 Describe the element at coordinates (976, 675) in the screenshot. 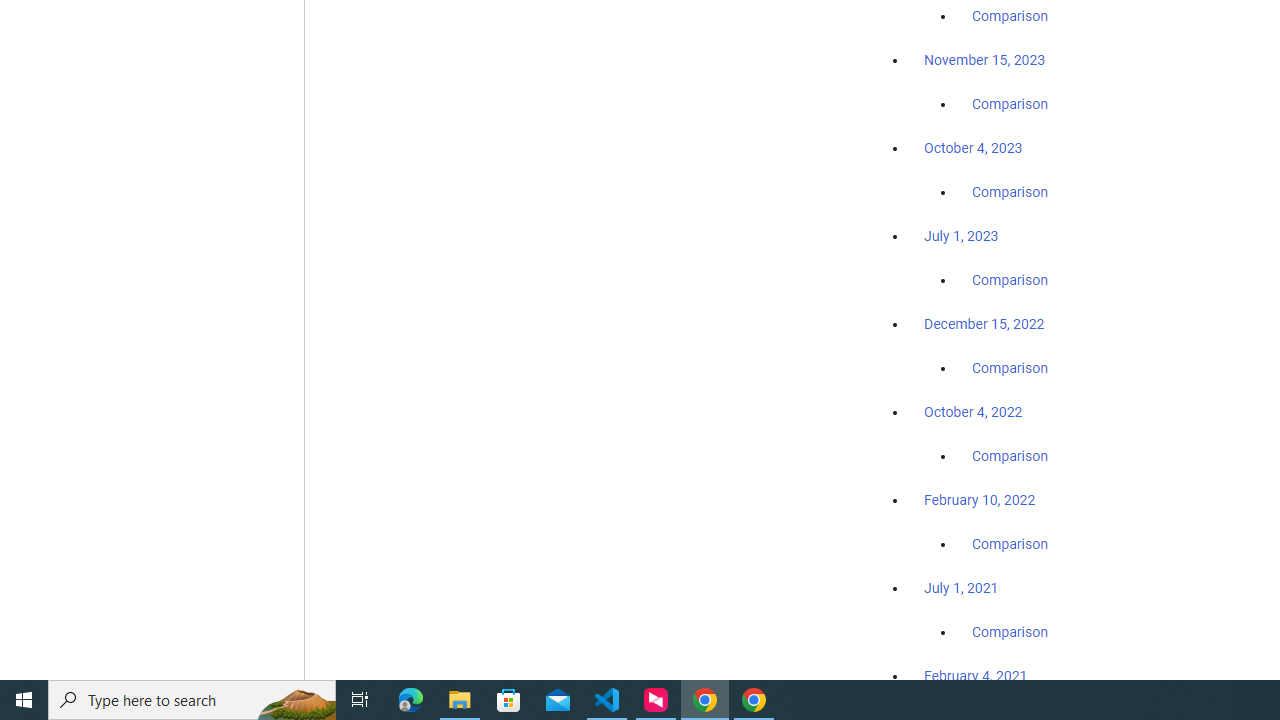

I see `'February 4, 2021'` at that location.